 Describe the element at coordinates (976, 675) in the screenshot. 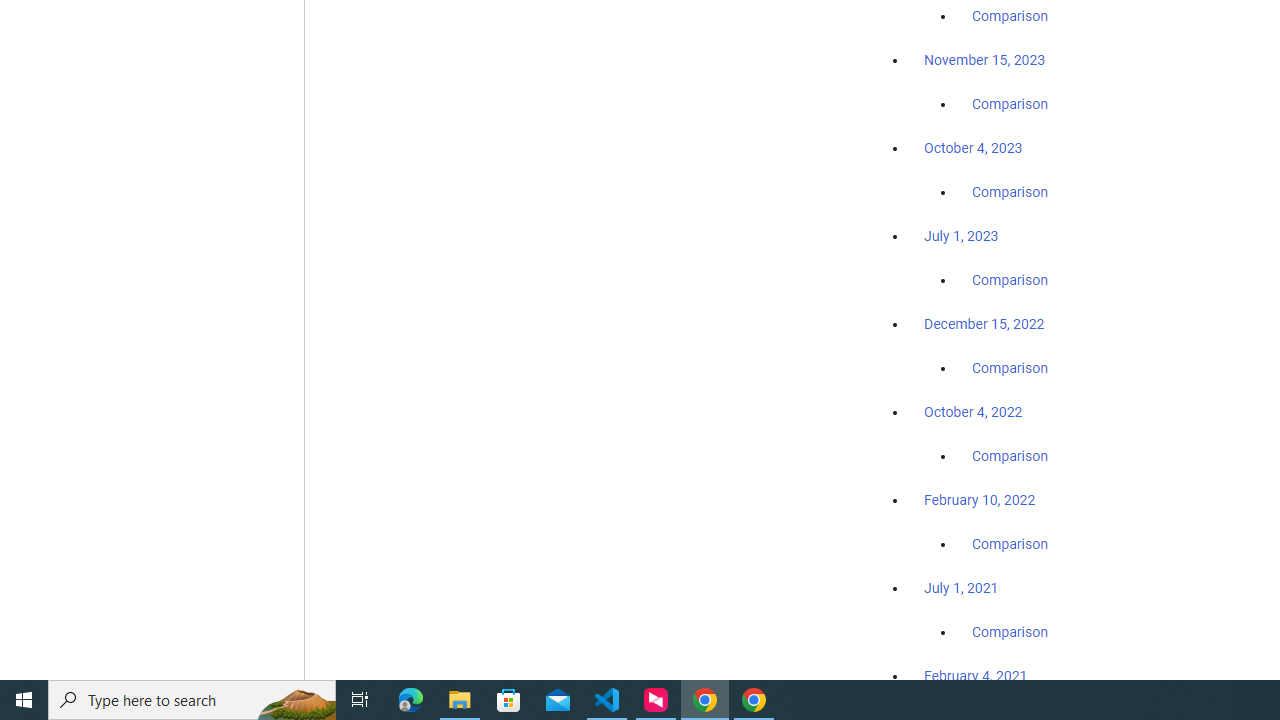

I see `'February 4, 2021'` at that location.